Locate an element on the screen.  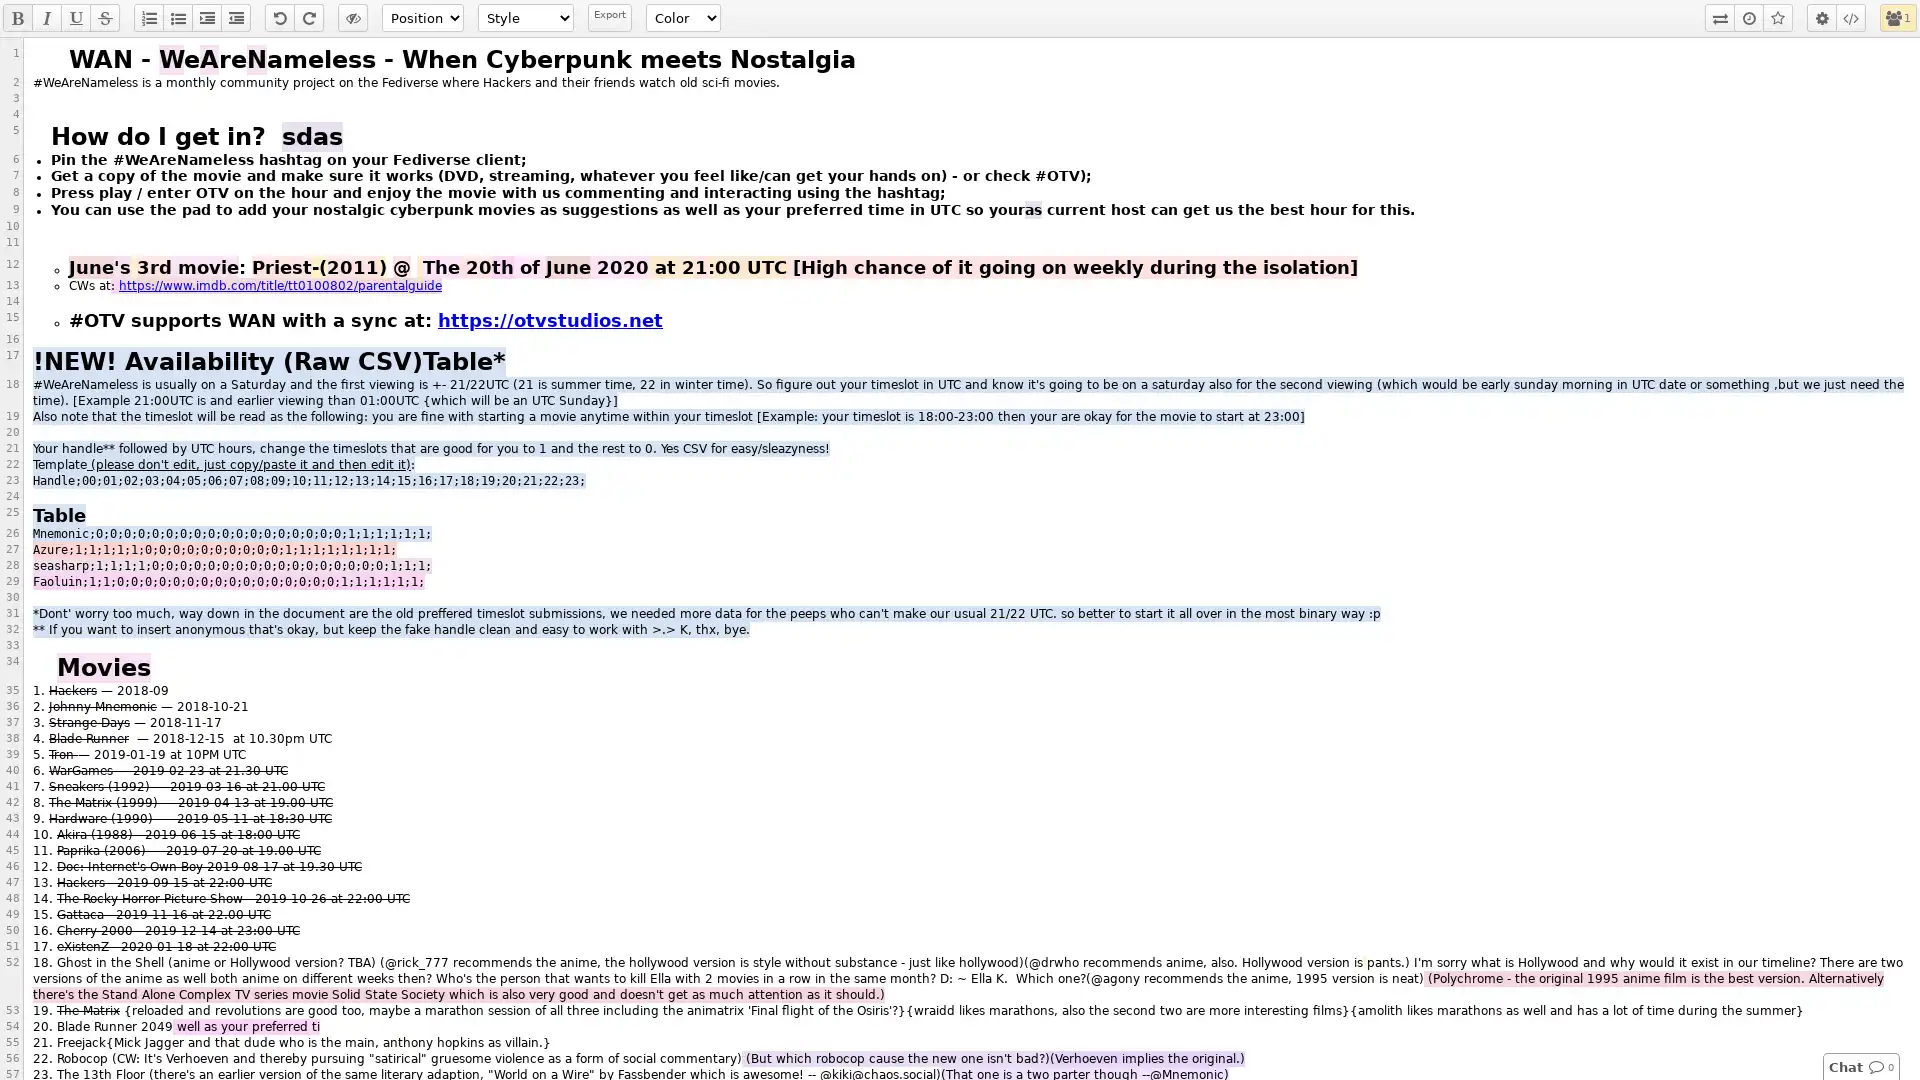
Clear Authorship Colours (Ctrl+Shift+C) is located at coordinates (353, 18).